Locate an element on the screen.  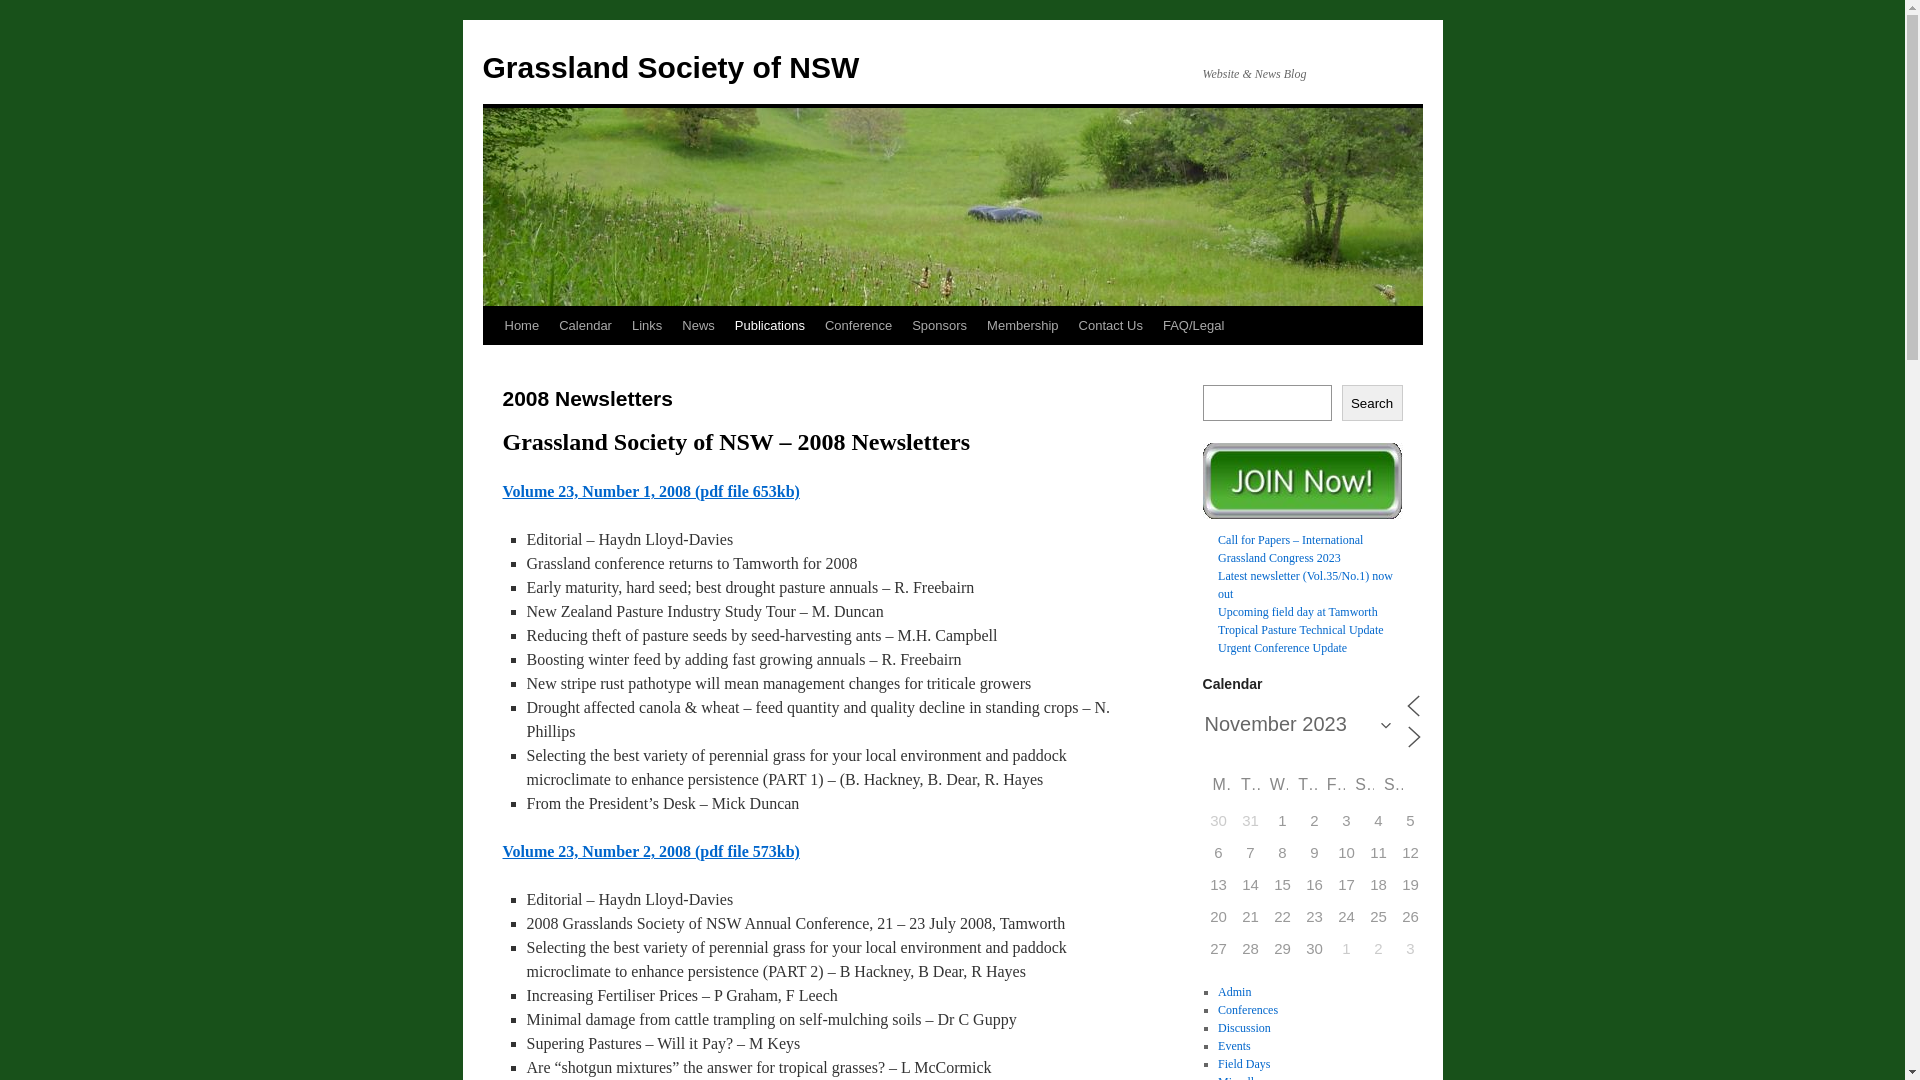
'Membership' is located at coordinates (1022, 325).